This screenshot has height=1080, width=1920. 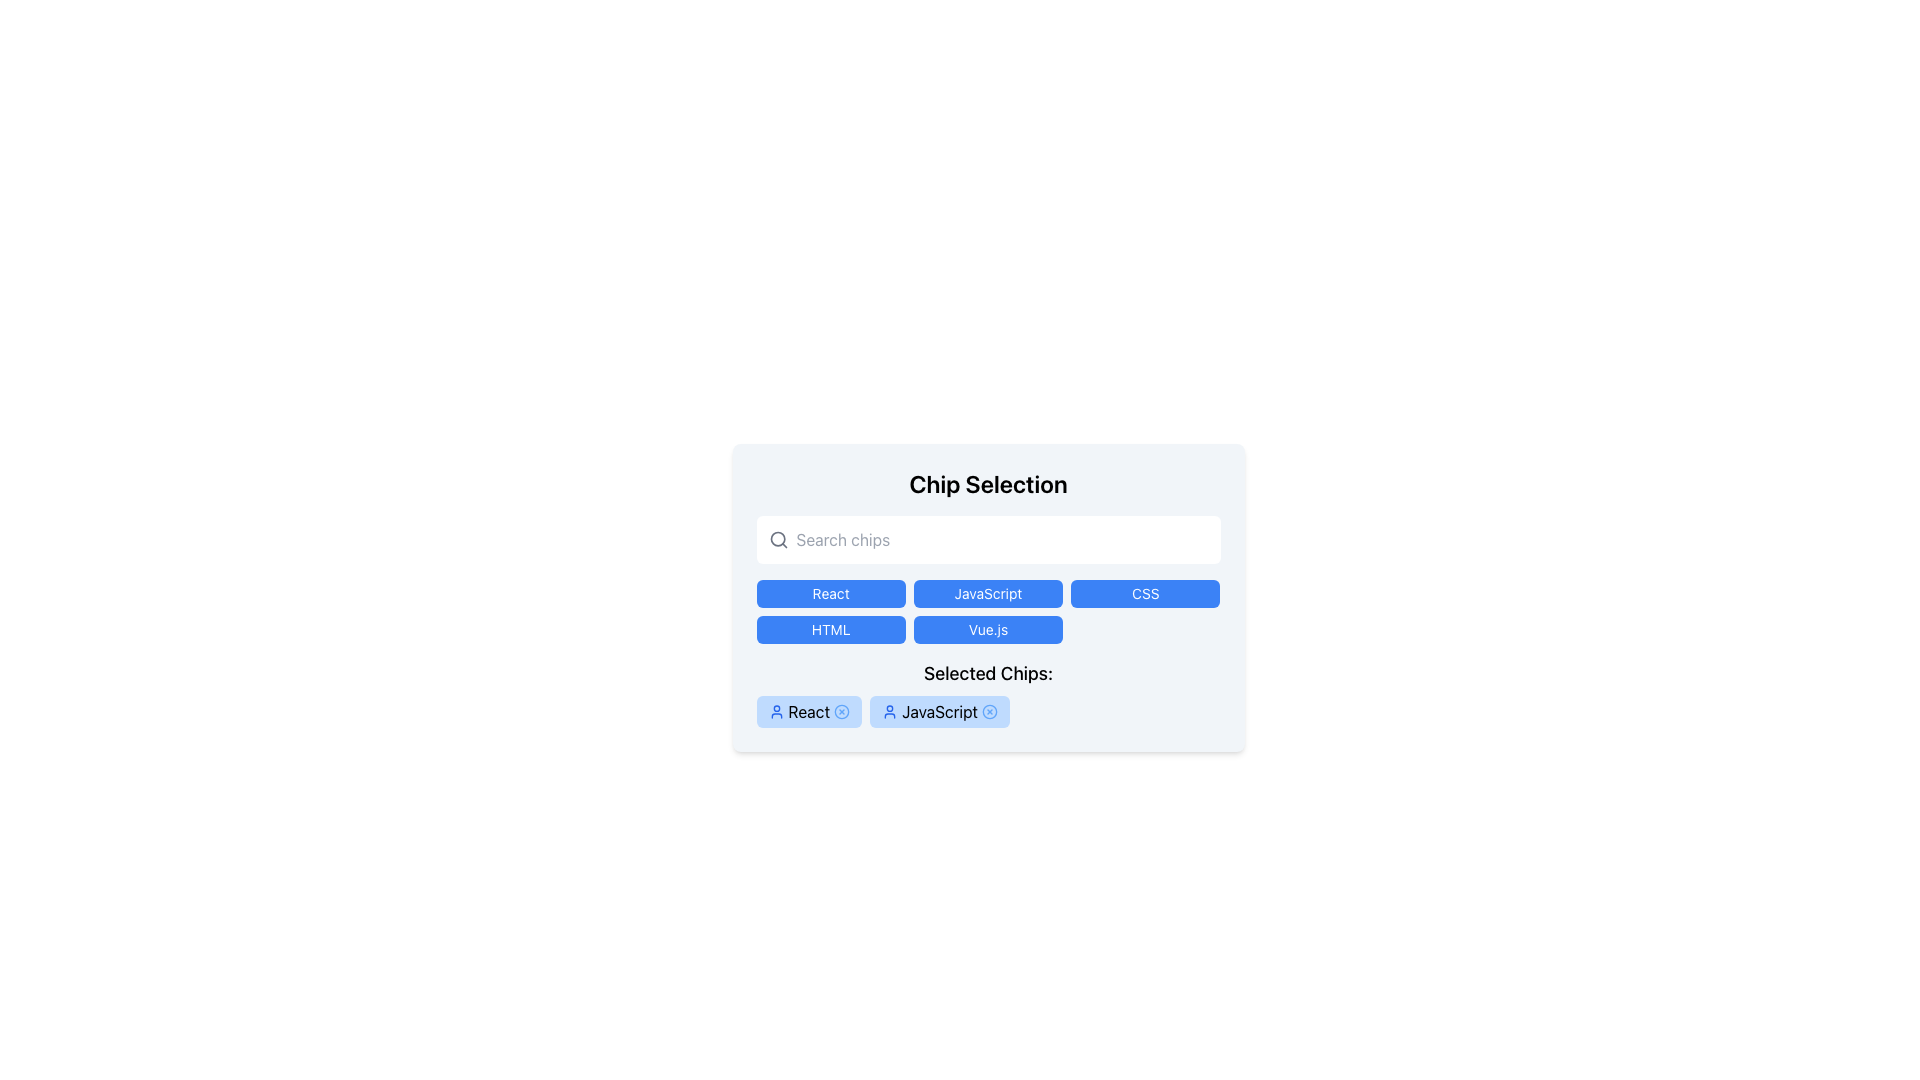 What do you see at coordinates (1145, 593) in the screenshot?
I see `the 'CSS' button in the 'Chip Selection' interface` at bounding box center [1145, 593].